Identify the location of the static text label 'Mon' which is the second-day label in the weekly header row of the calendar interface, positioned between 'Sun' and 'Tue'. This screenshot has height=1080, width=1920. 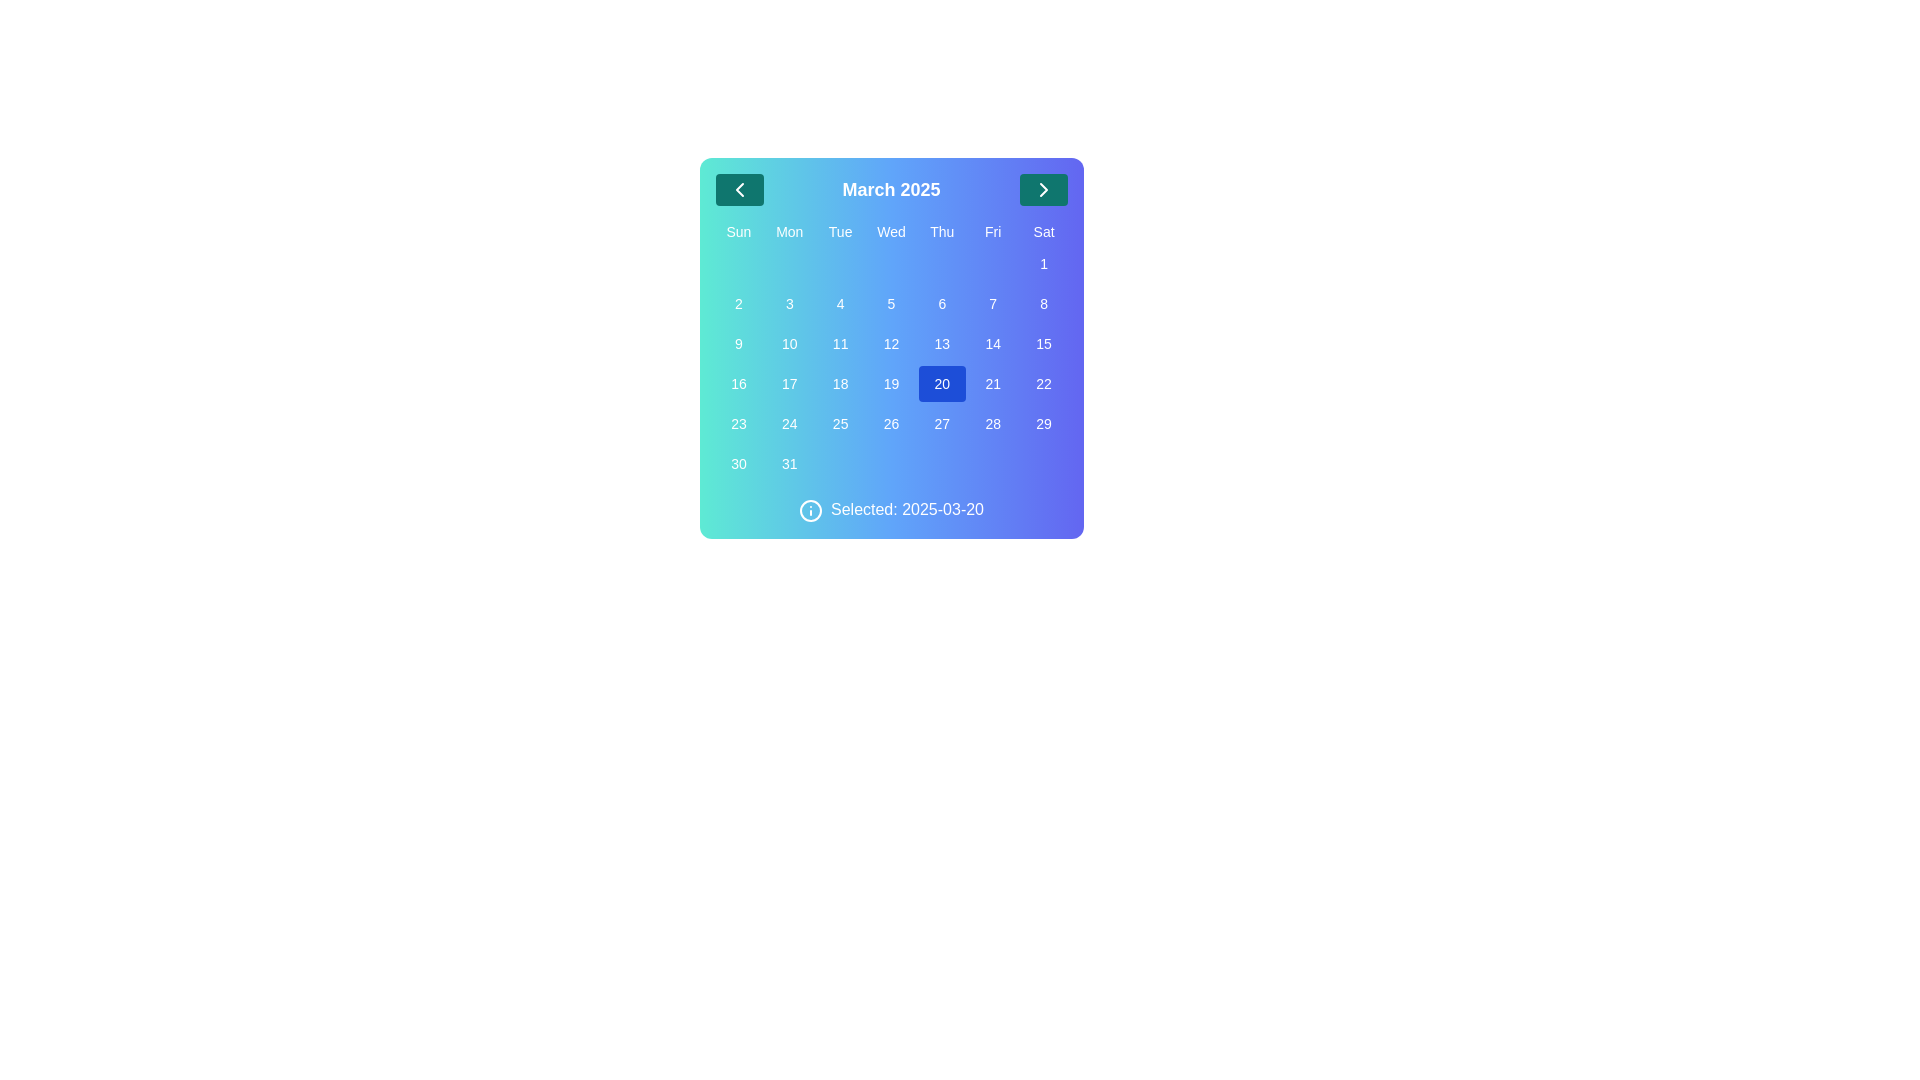
(788, 230).